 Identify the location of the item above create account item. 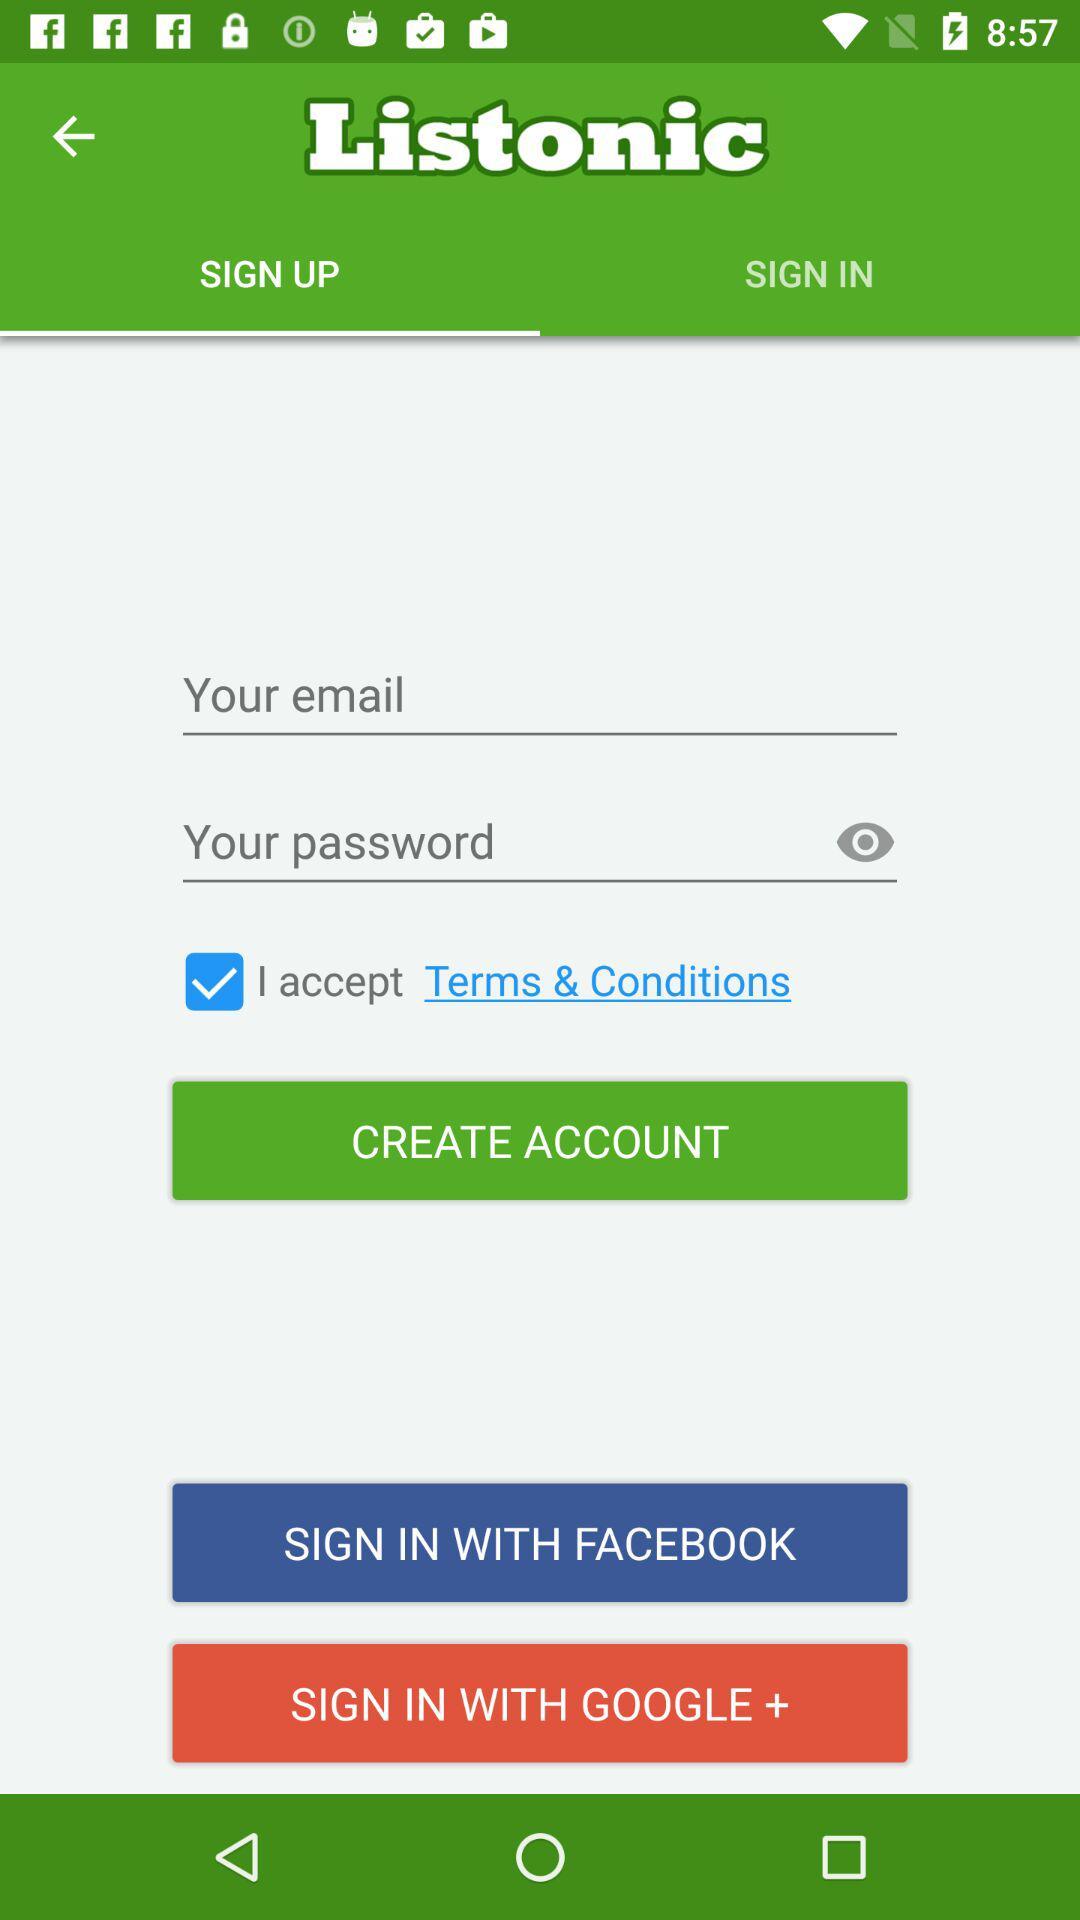
(864, 843).